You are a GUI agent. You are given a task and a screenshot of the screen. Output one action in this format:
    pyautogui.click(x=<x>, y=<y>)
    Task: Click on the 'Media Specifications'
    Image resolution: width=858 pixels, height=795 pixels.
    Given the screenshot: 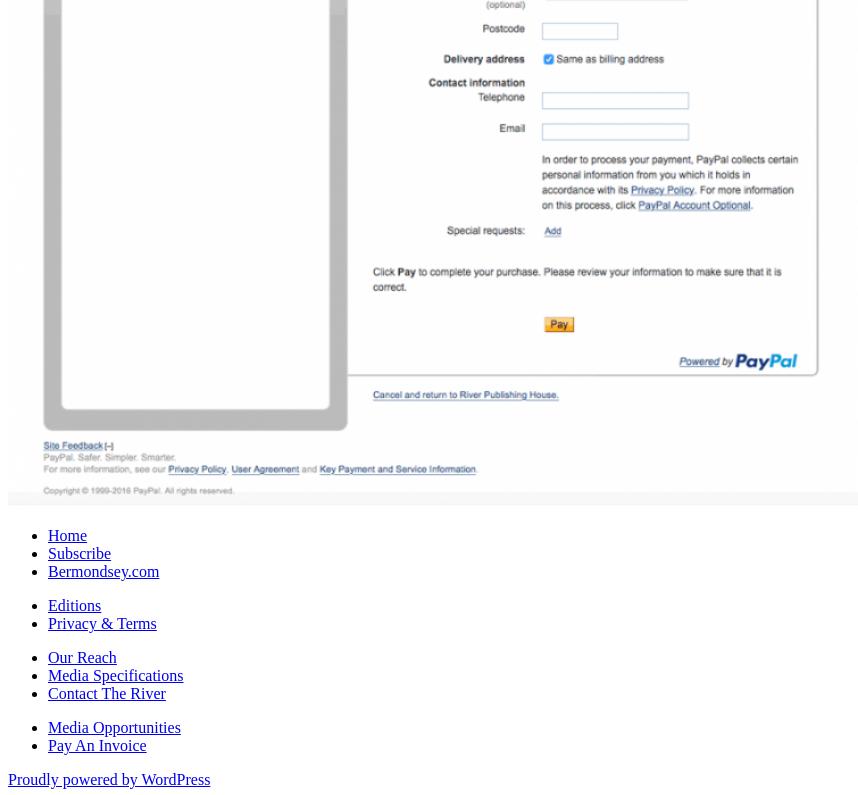 What is the action you would take?
    pyautogui.click(x=115, y=673)
    